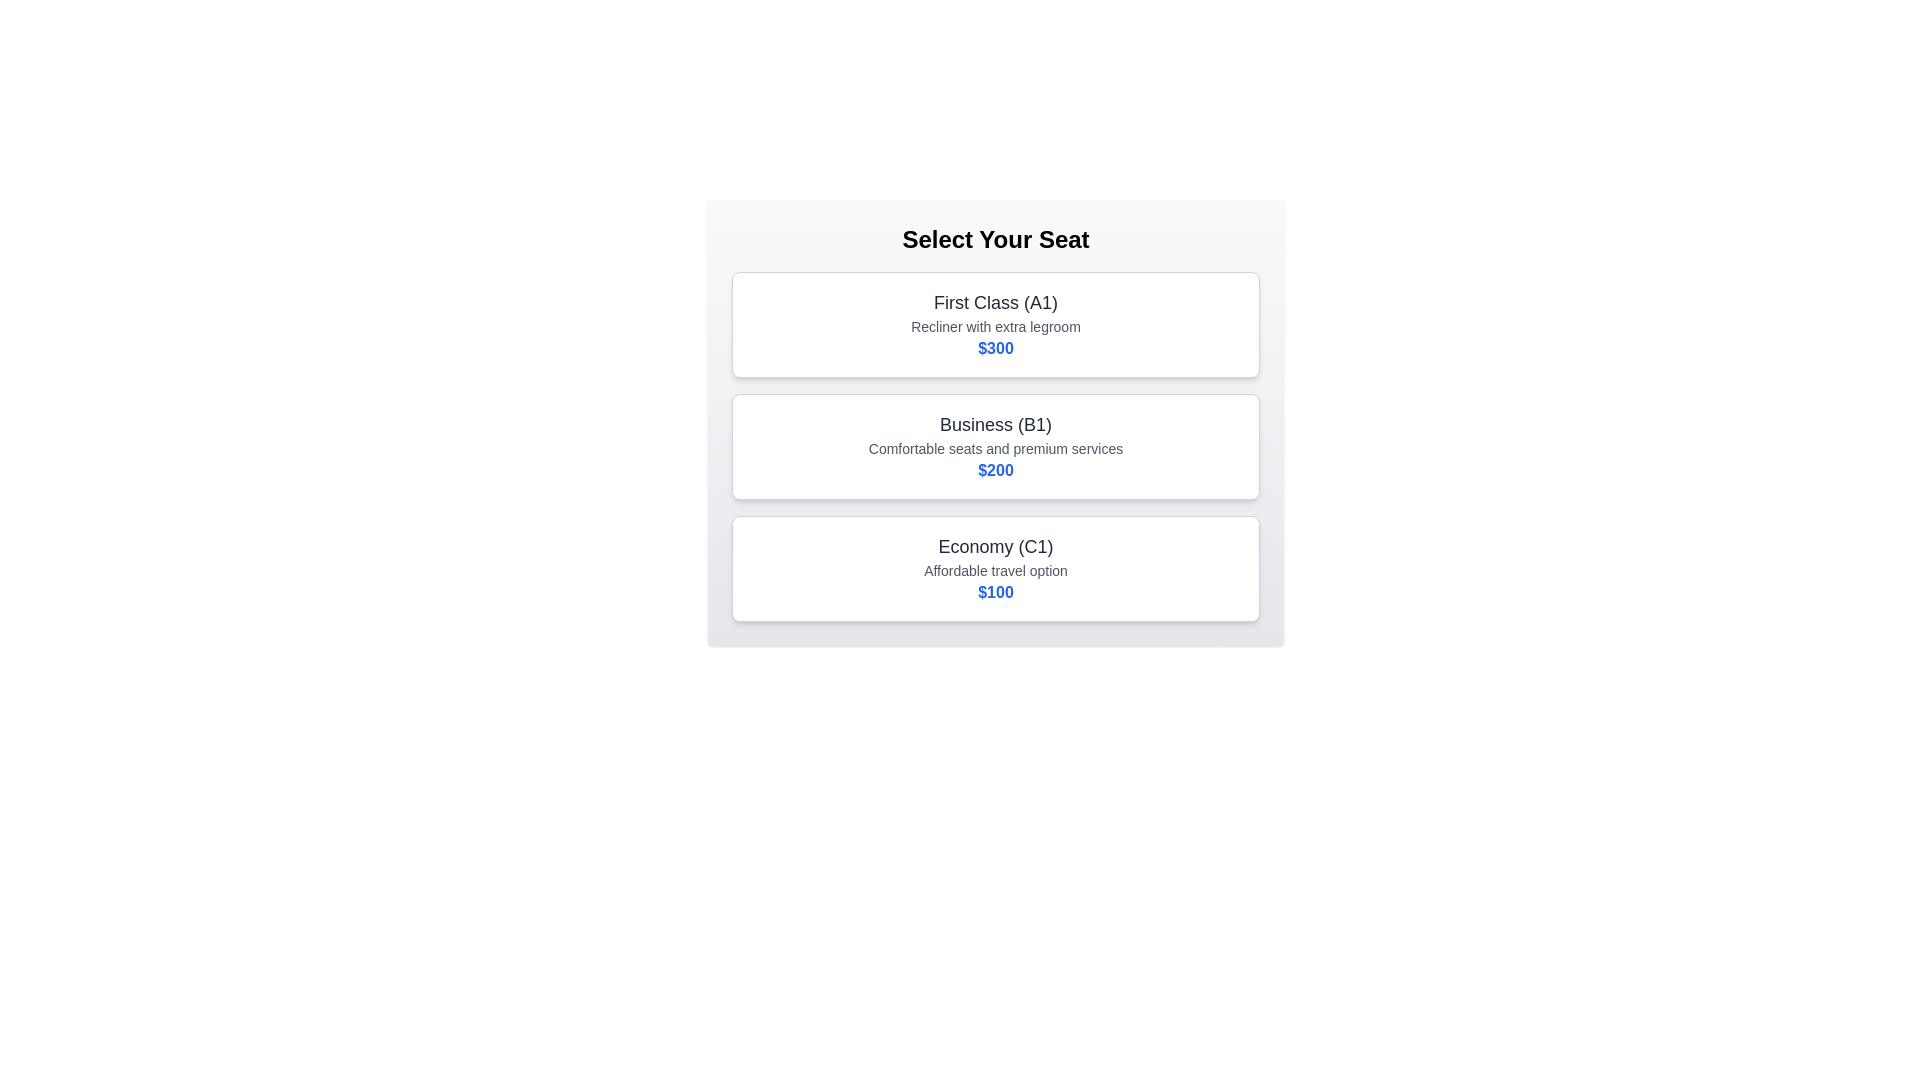 This screenshot has height=1080, width=1920. Describe the element at coordinates (996, 570) in the screenshot. I see `the text label located beneath the heading 'Economy (C1)' and above the price '$100', which is rendered in a small gray font` at that location.